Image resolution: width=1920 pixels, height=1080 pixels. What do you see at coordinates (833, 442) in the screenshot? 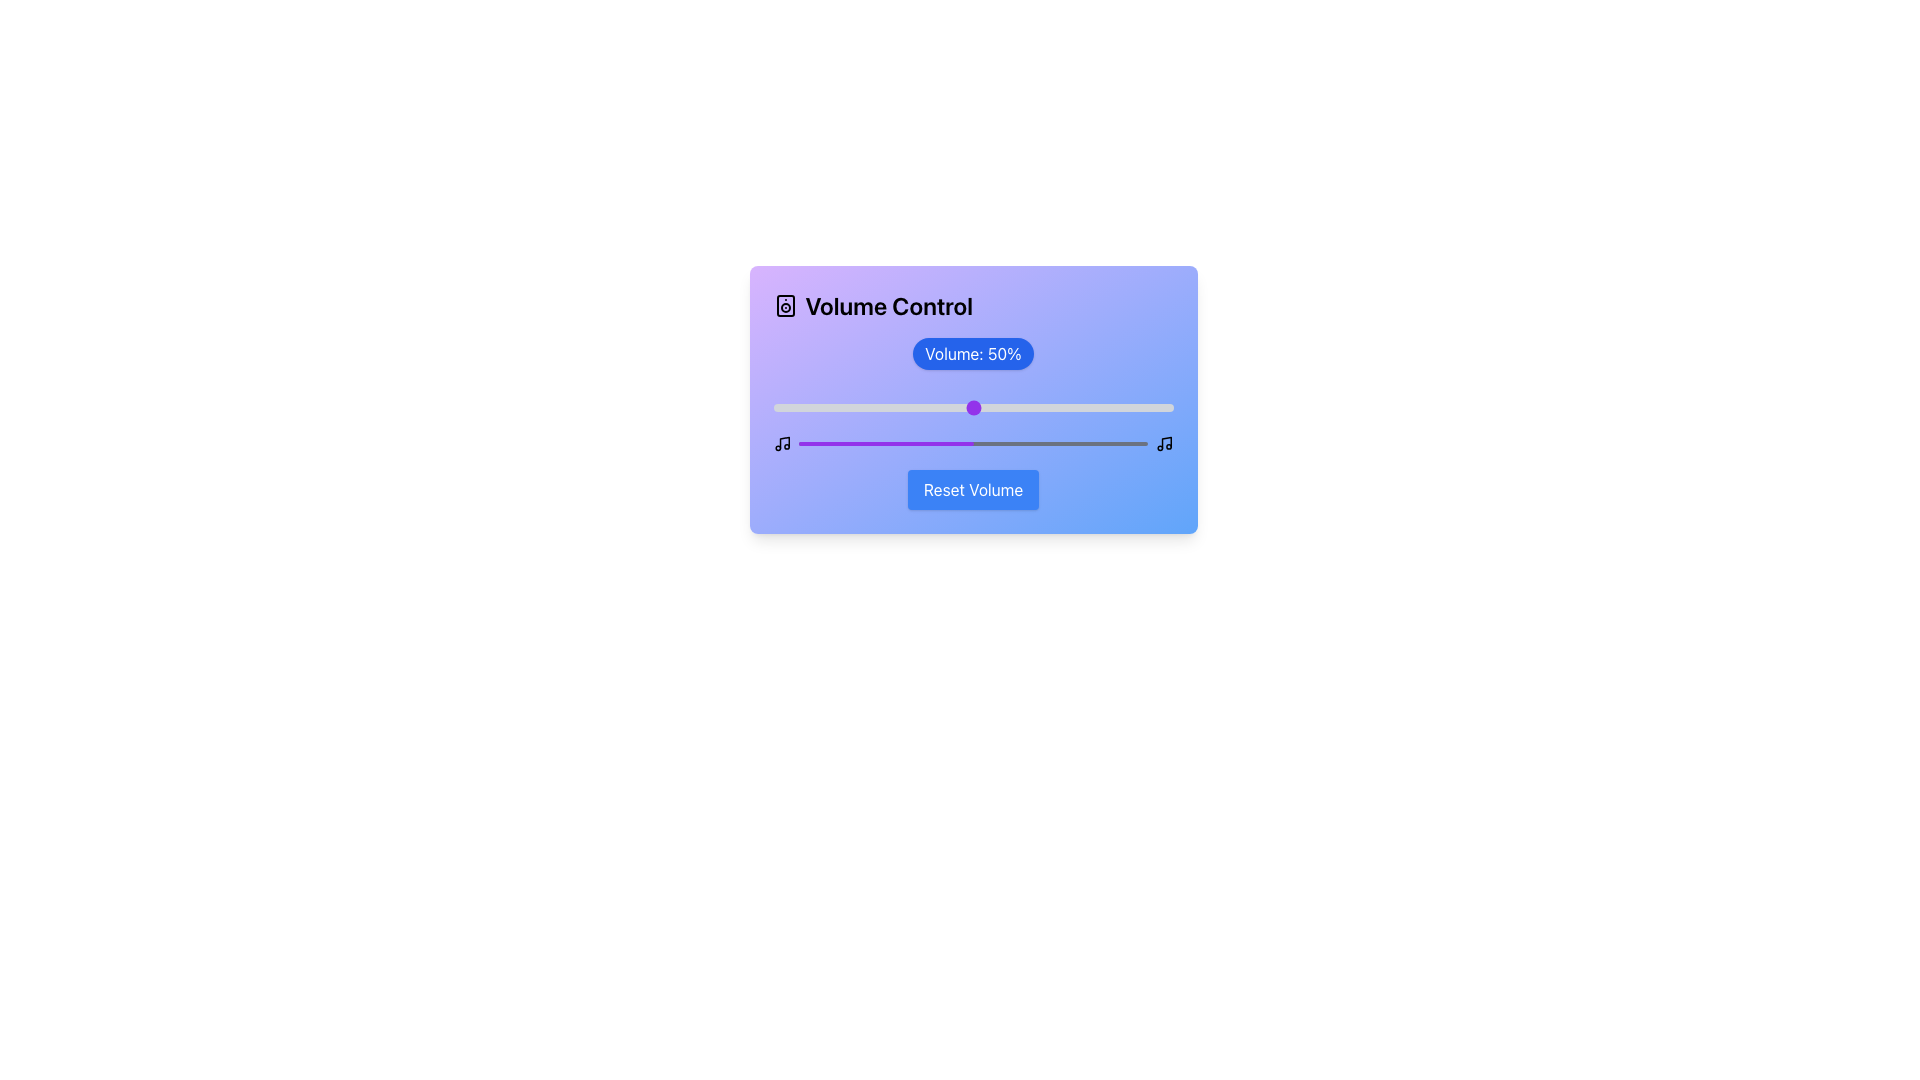
I see `the volume` at bounding box center [833, 442].